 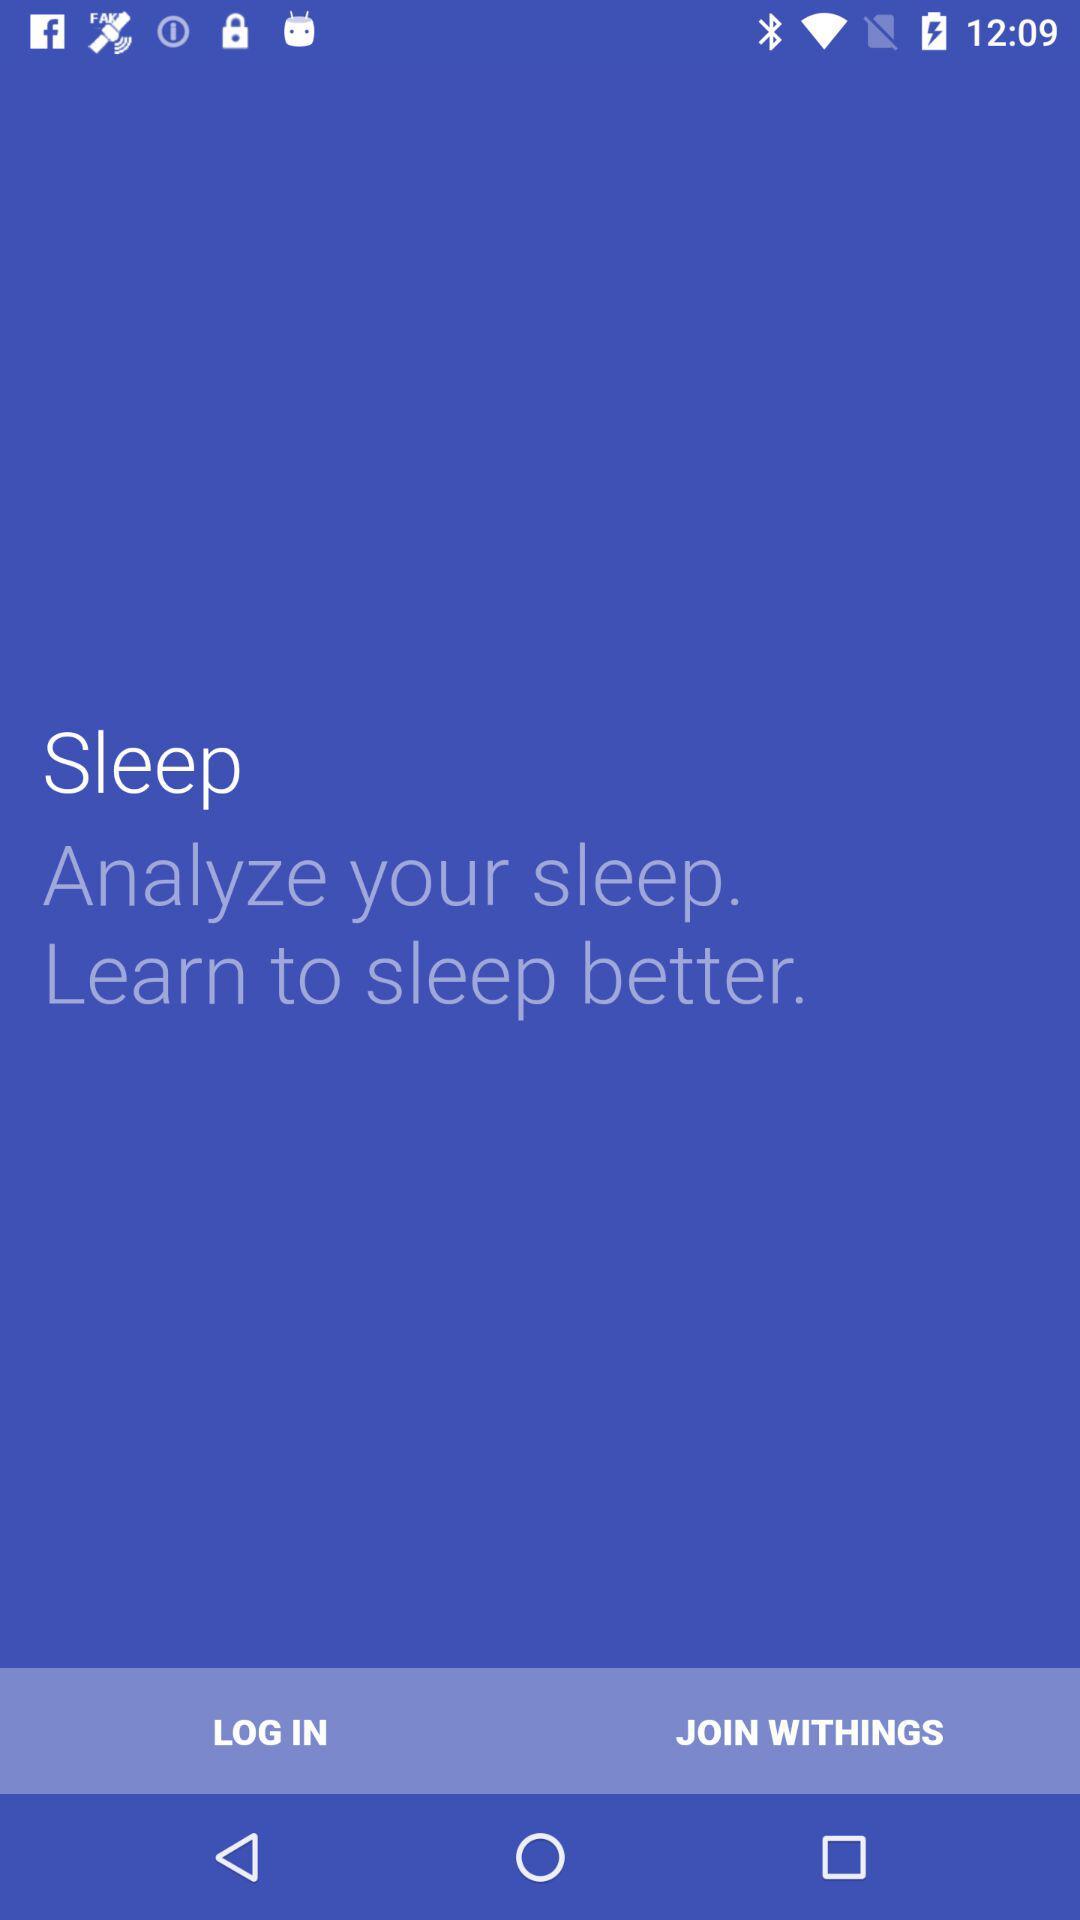 I want to click on icon next to the join withings, so click(x=270, y=1730).